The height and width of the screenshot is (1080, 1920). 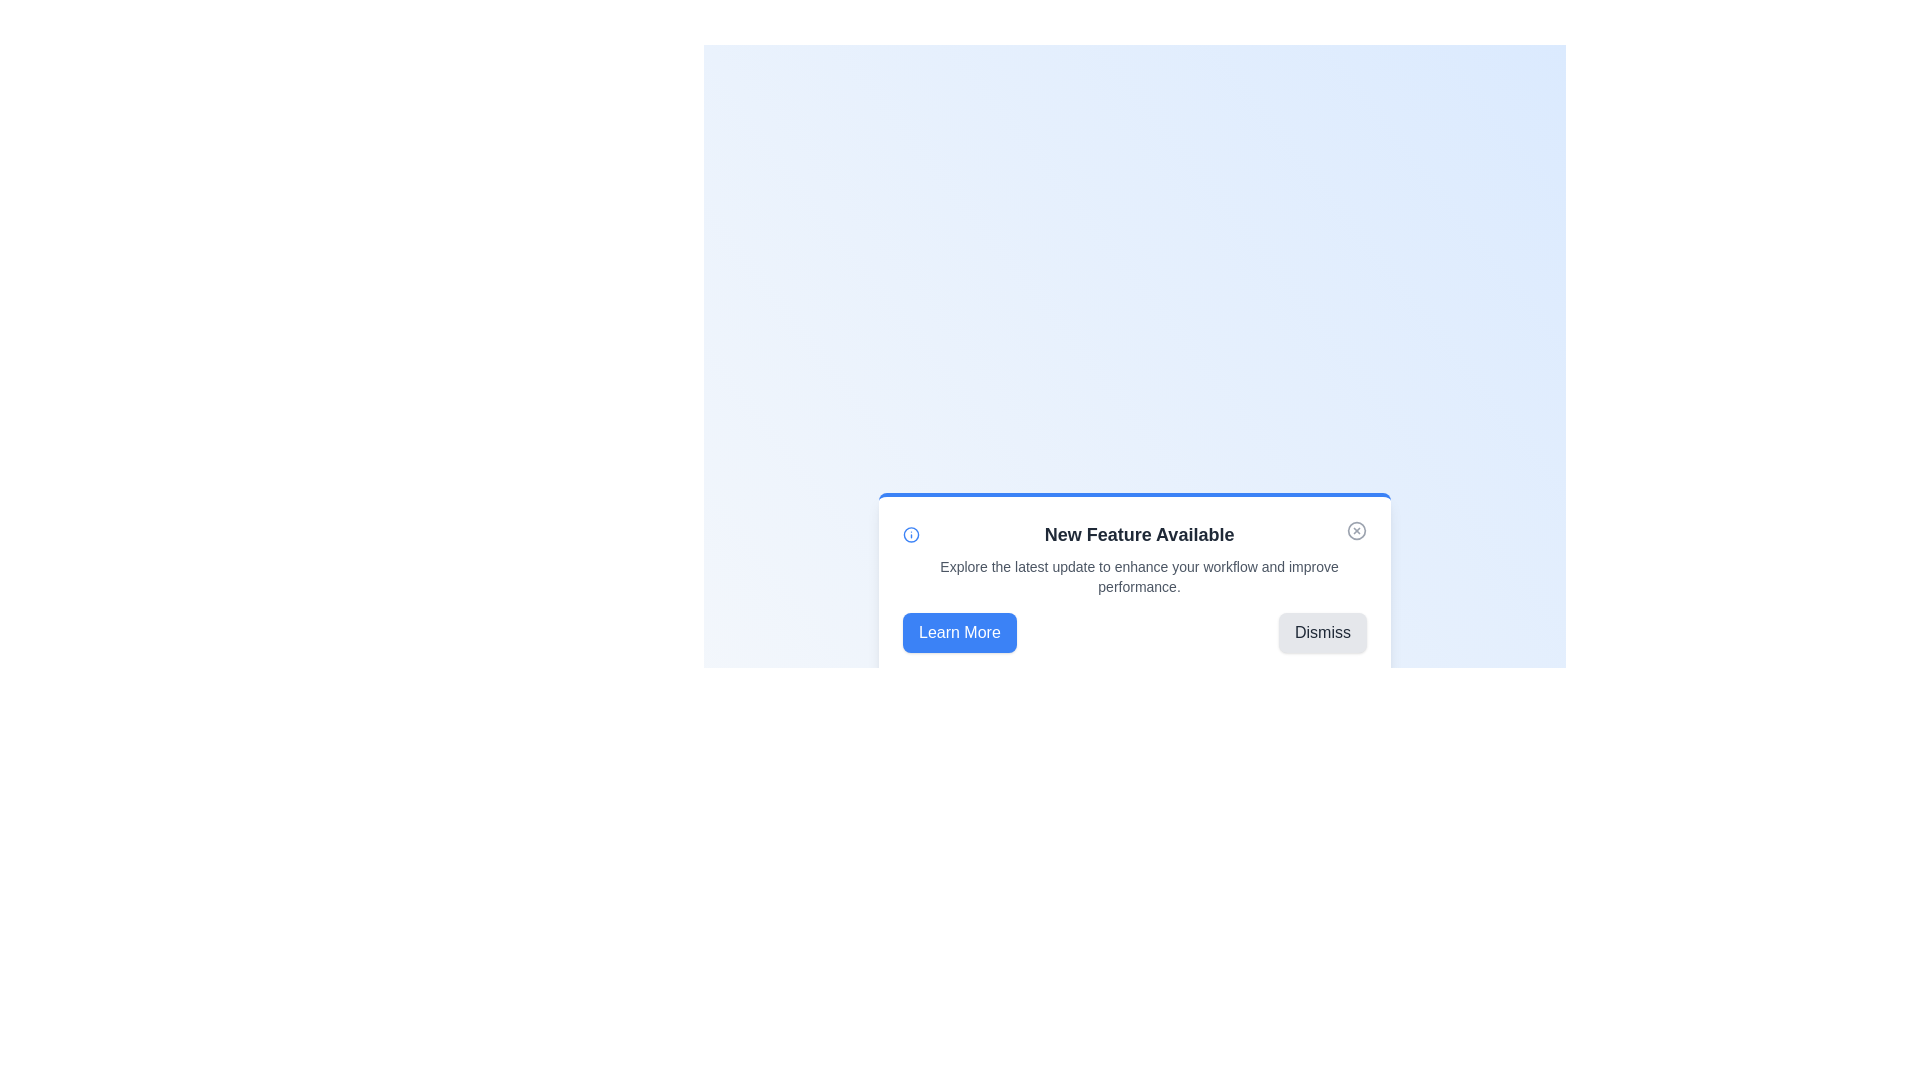 I want to click on the button Dismiss to observe the hover effect, so click(x=1323, y=632).